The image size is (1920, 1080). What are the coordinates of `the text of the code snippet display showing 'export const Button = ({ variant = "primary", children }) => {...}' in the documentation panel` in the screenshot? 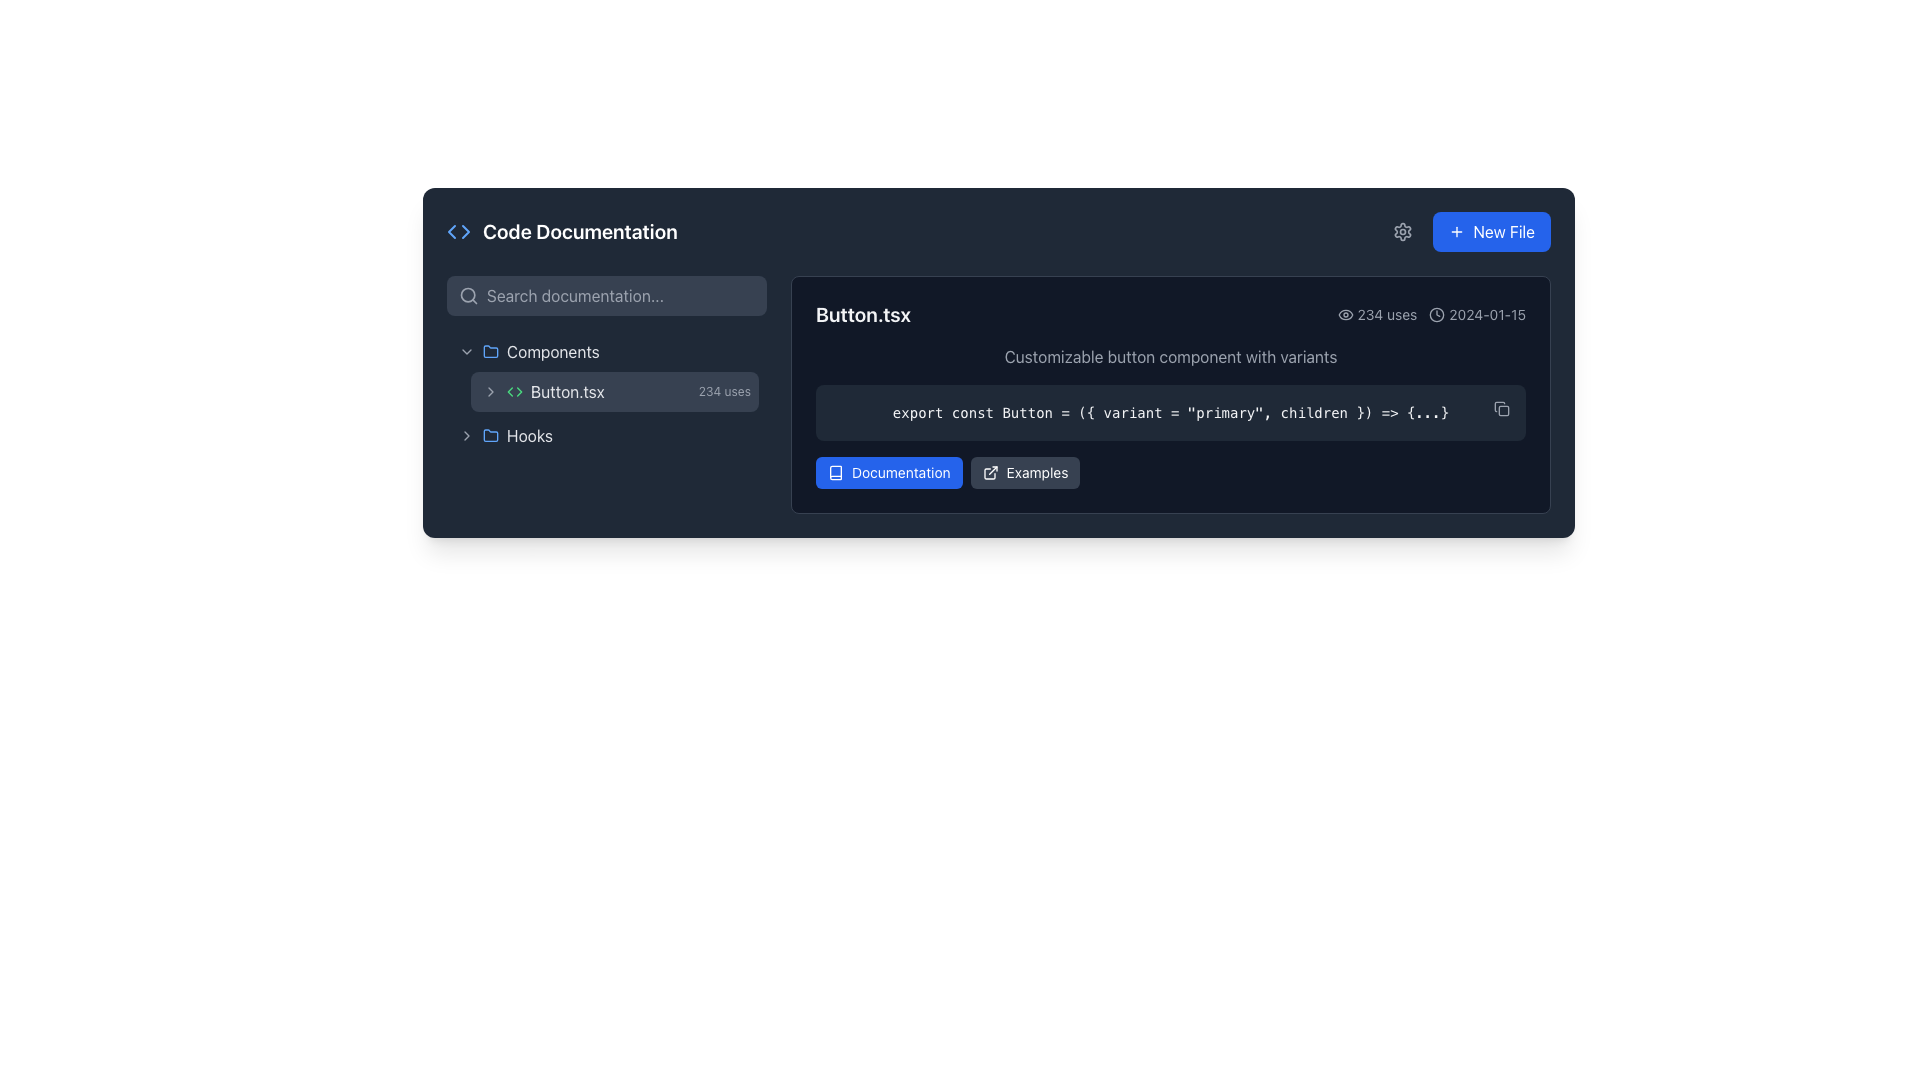 It's located at (1171, 411).